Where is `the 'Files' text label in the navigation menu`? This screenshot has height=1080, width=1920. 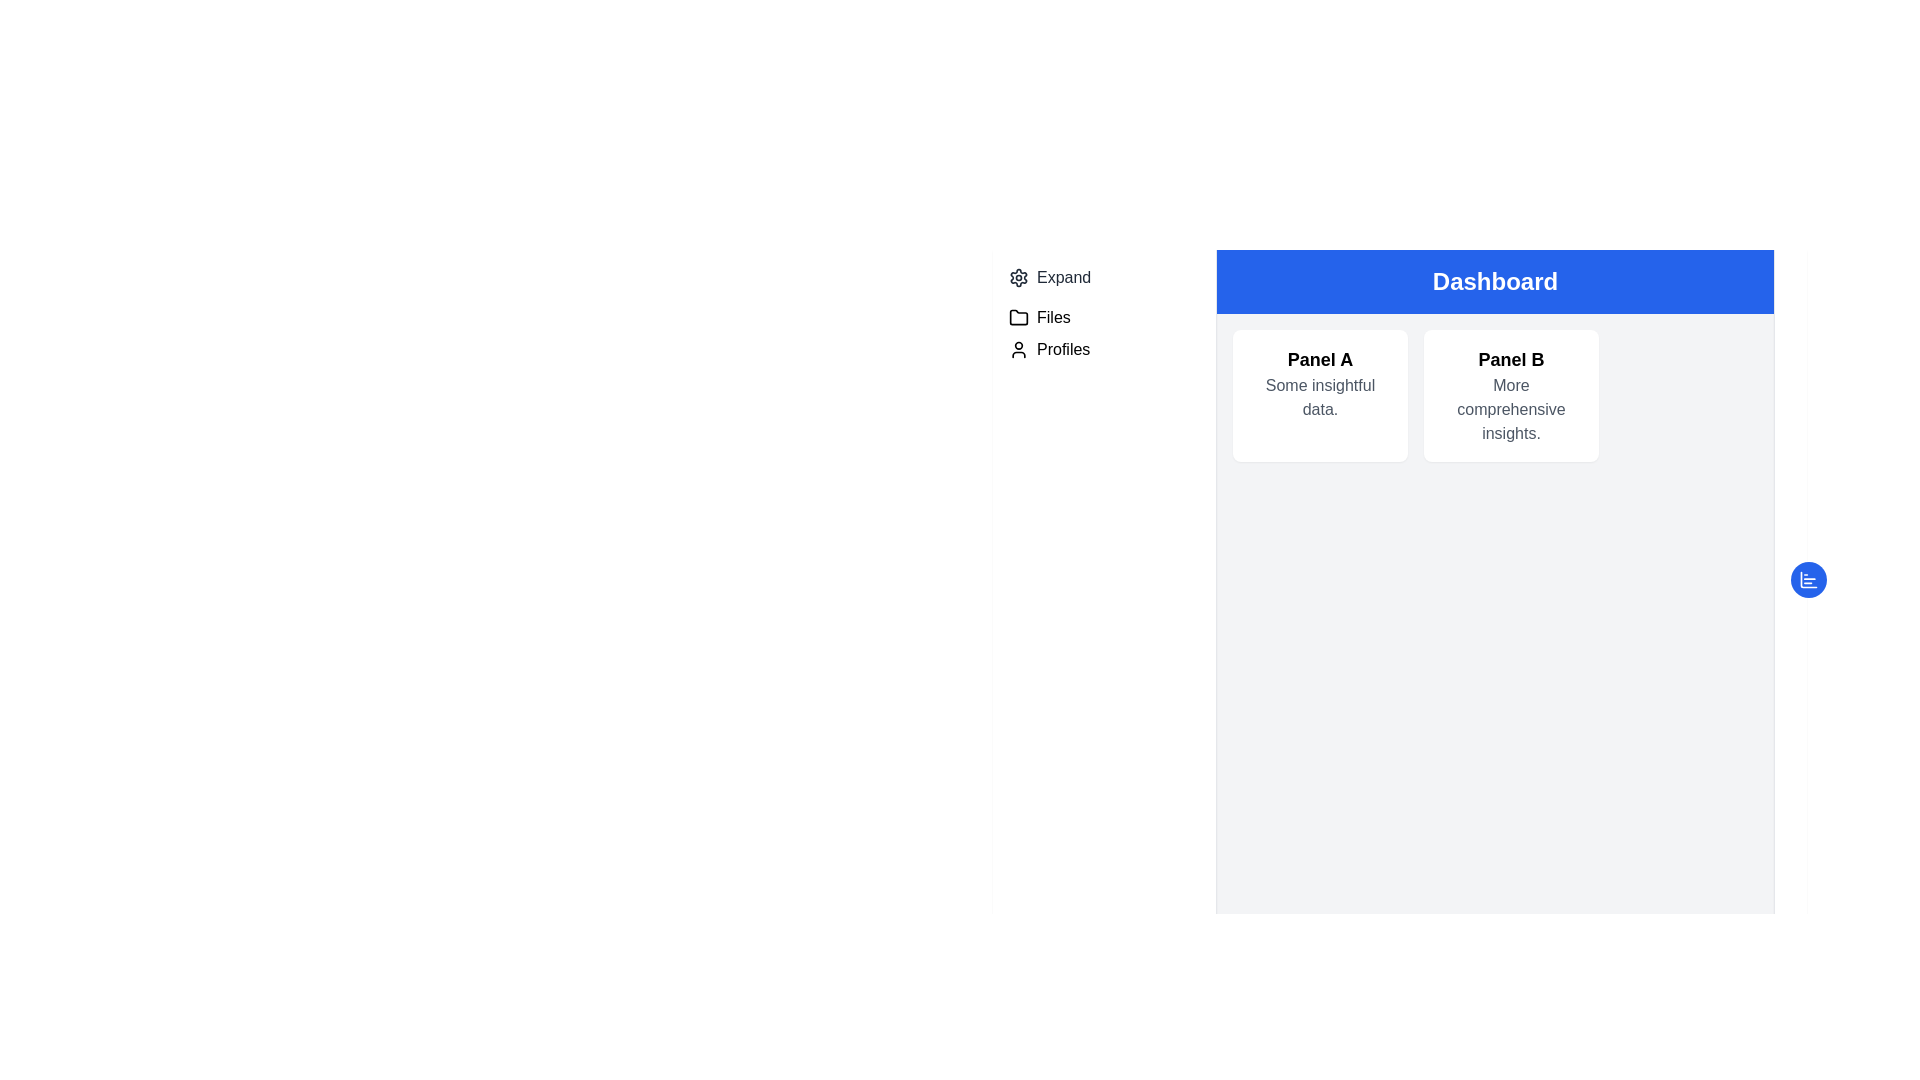
the 'Files' text label in the navigation menu is located at coordinates (1052, 316).